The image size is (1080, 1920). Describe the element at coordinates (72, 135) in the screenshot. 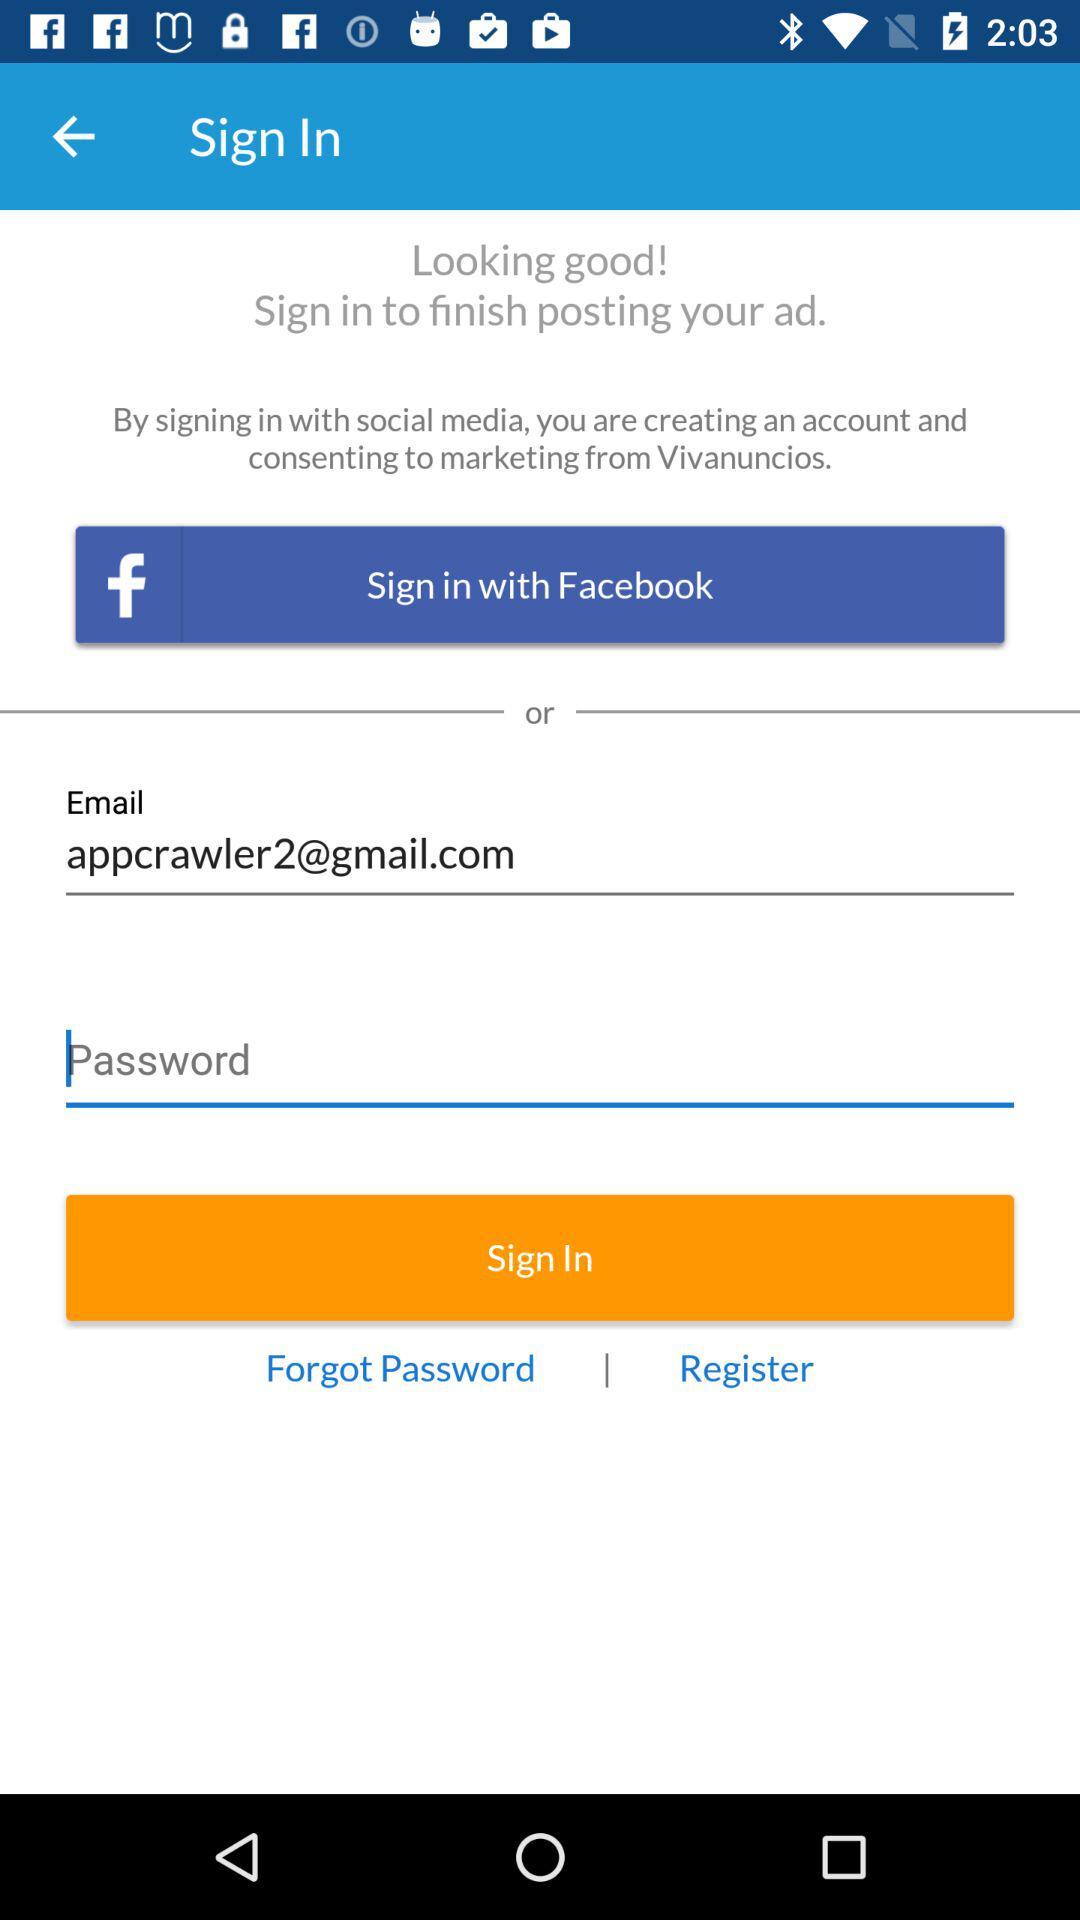

I see `item to the left of the sign in` at that location.